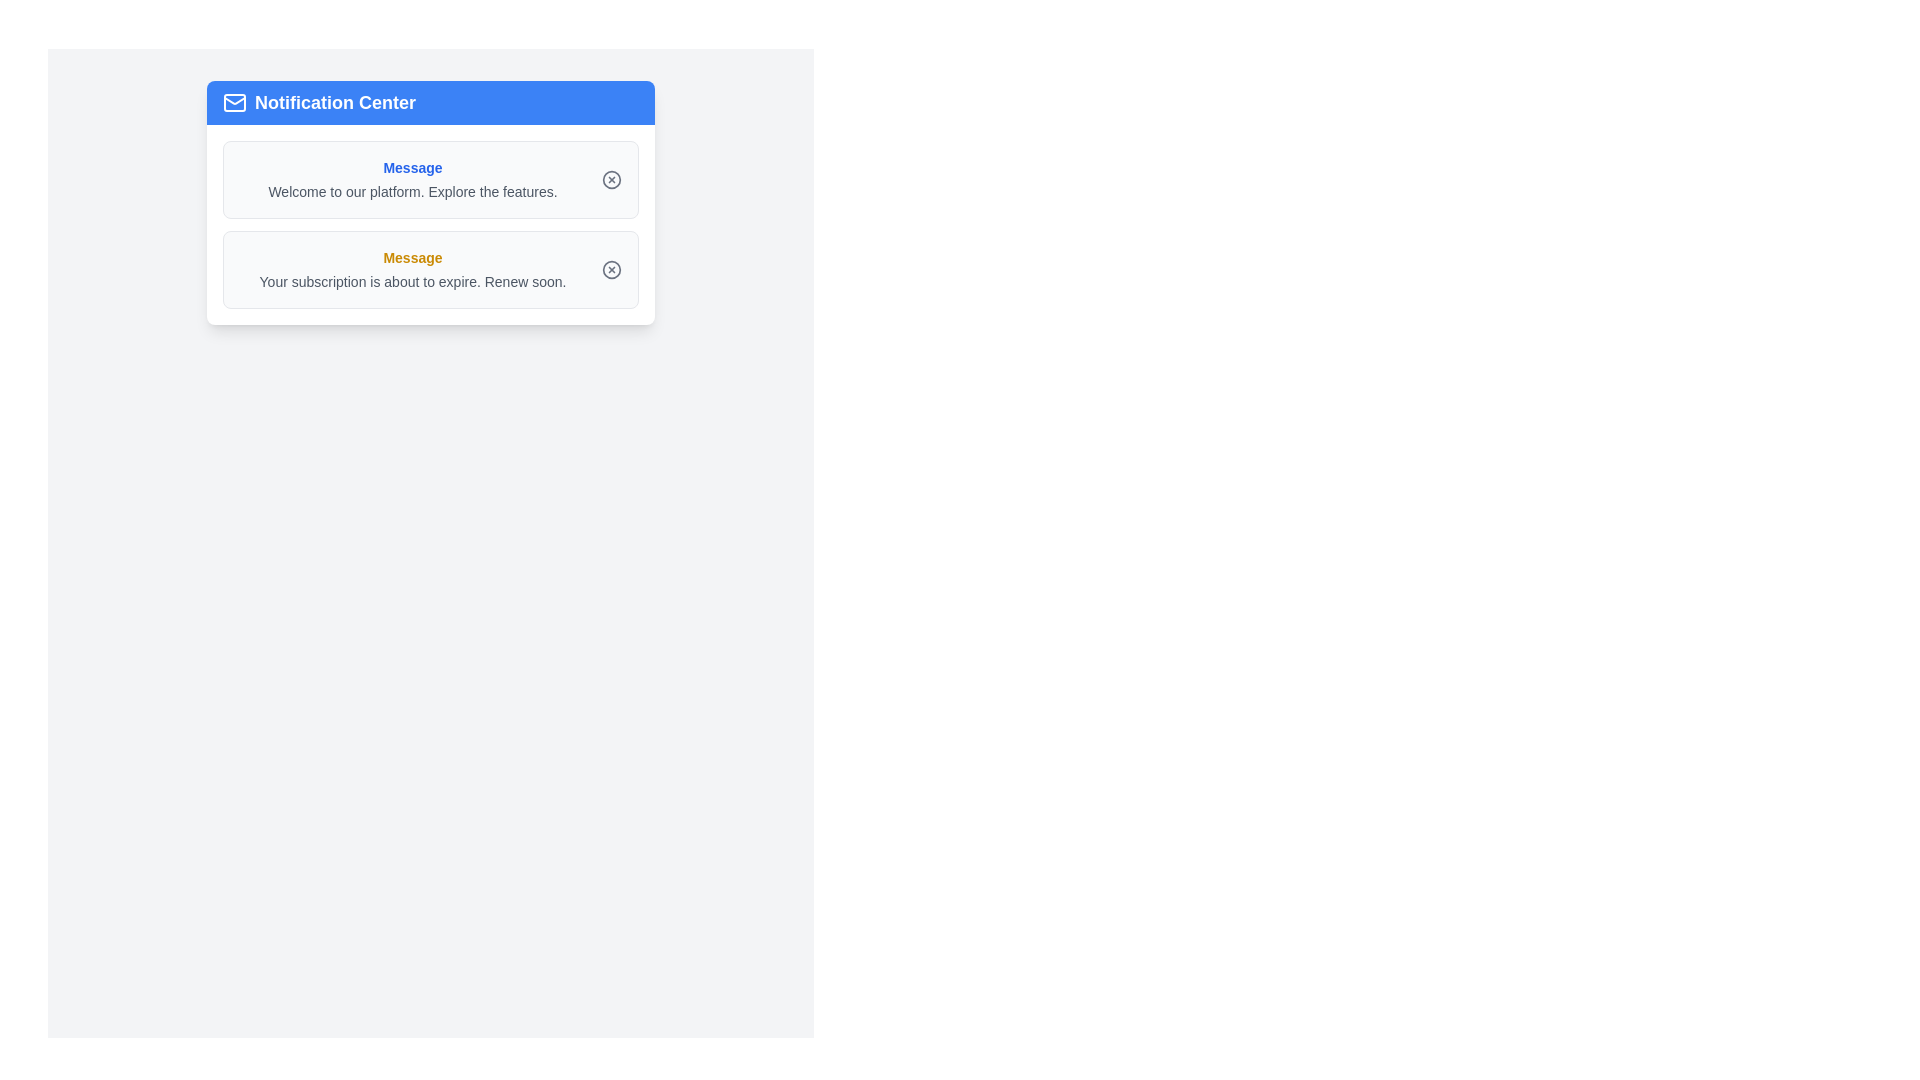  What do you see at coordinates (335, 103) in the screenshot?
I see `the text label that serves as the title or header for the notification section, which is centrally aligned at the top of the blue header bar` at bounding box center [335, 103].